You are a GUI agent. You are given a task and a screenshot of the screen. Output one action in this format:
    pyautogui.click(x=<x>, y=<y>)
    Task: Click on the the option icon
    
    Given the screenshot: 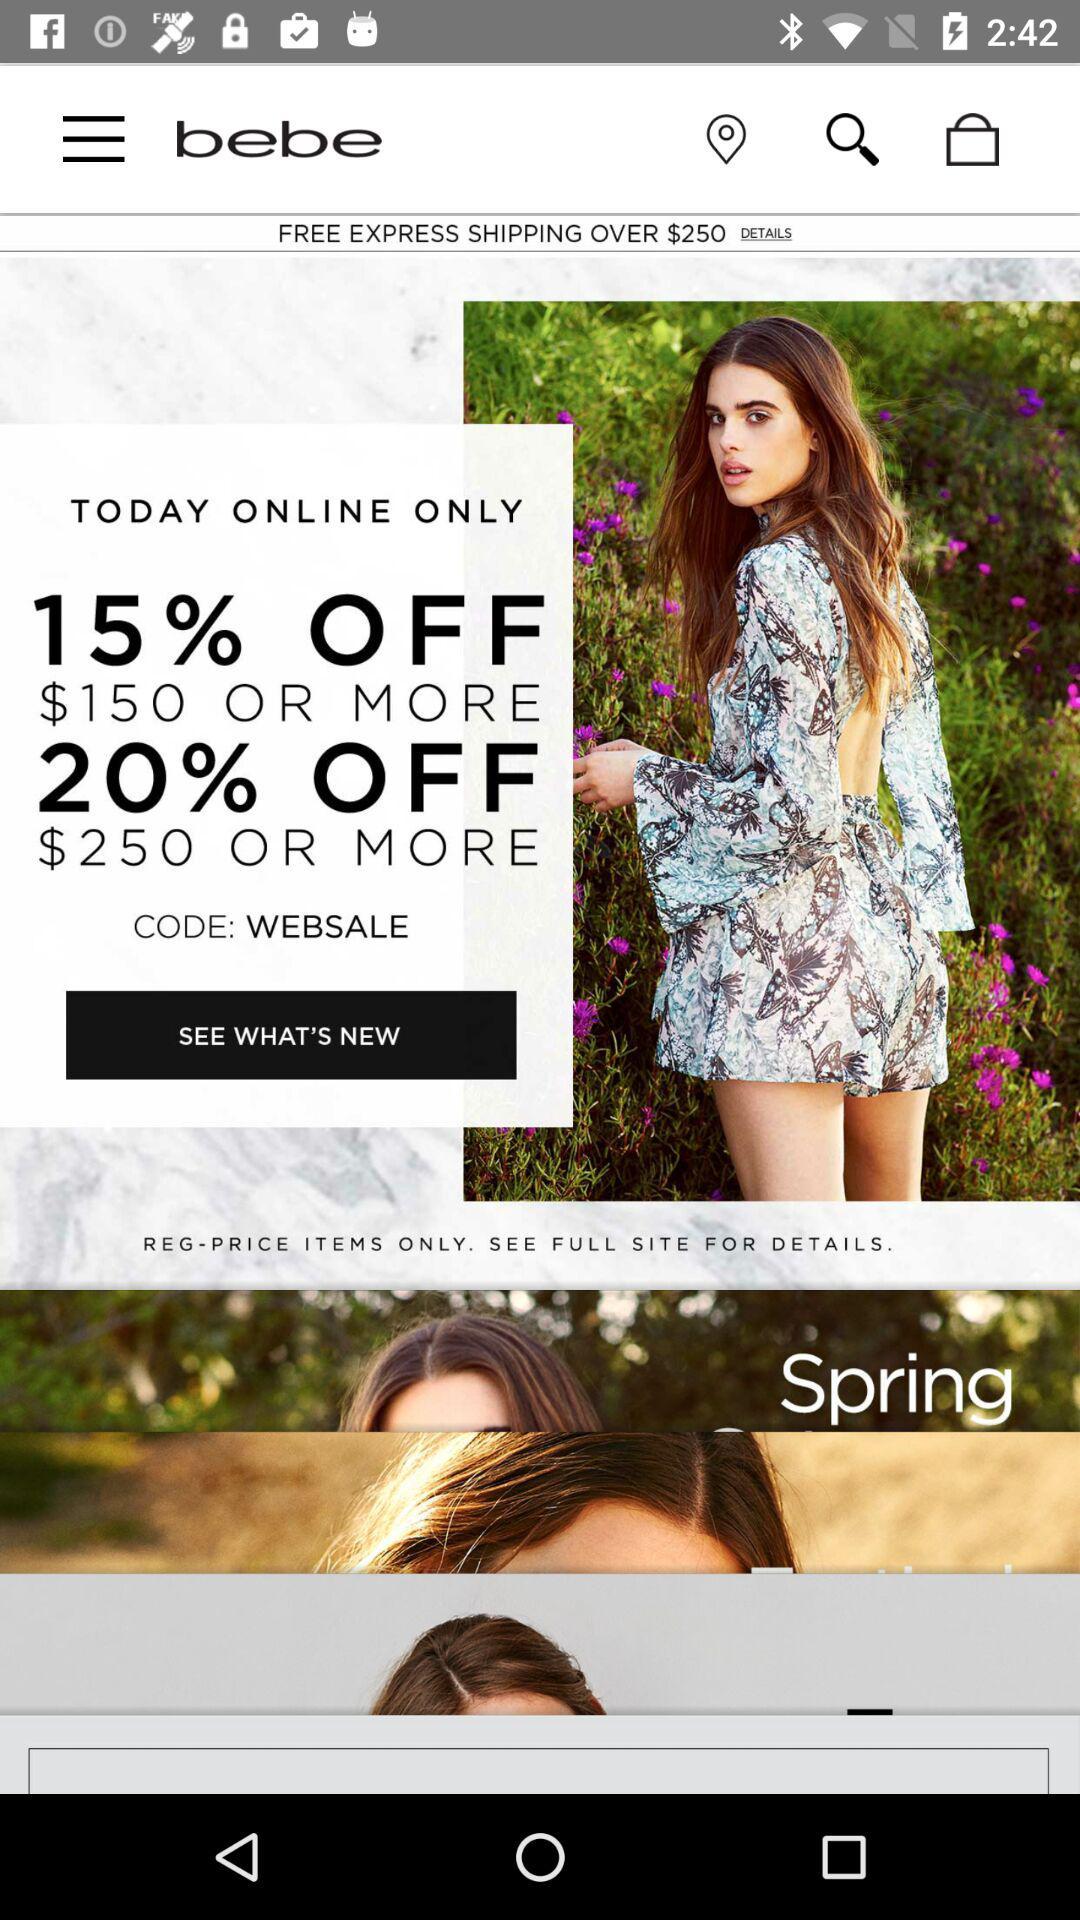 What is the action you would take?
    pyautogui.click(x=93, y=138)
    